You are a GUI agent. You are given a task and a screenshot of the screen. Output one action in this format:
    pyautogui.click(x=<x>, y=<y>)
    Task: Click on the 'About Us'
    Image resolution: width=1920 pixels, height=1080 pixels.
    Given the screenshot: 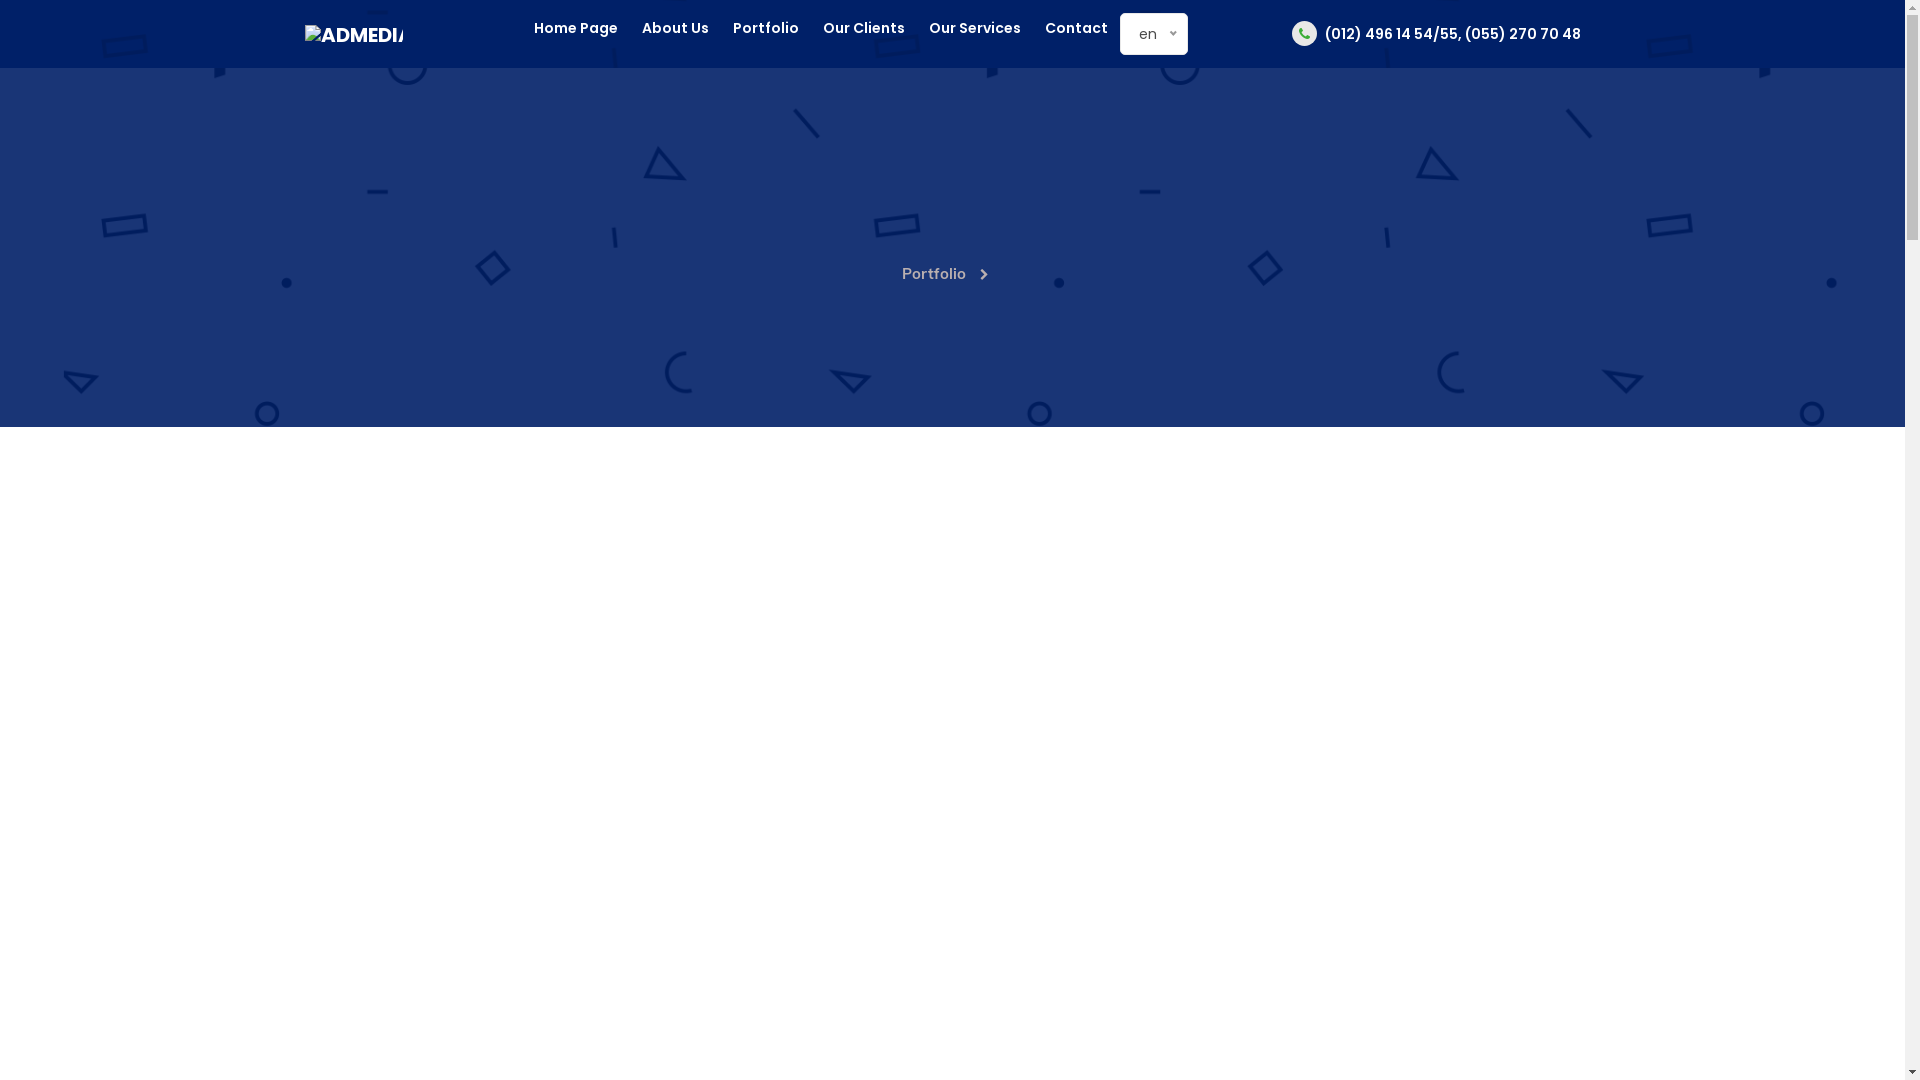 What is the action you would take?
    pyautogui.click(x=642, y=28)
    